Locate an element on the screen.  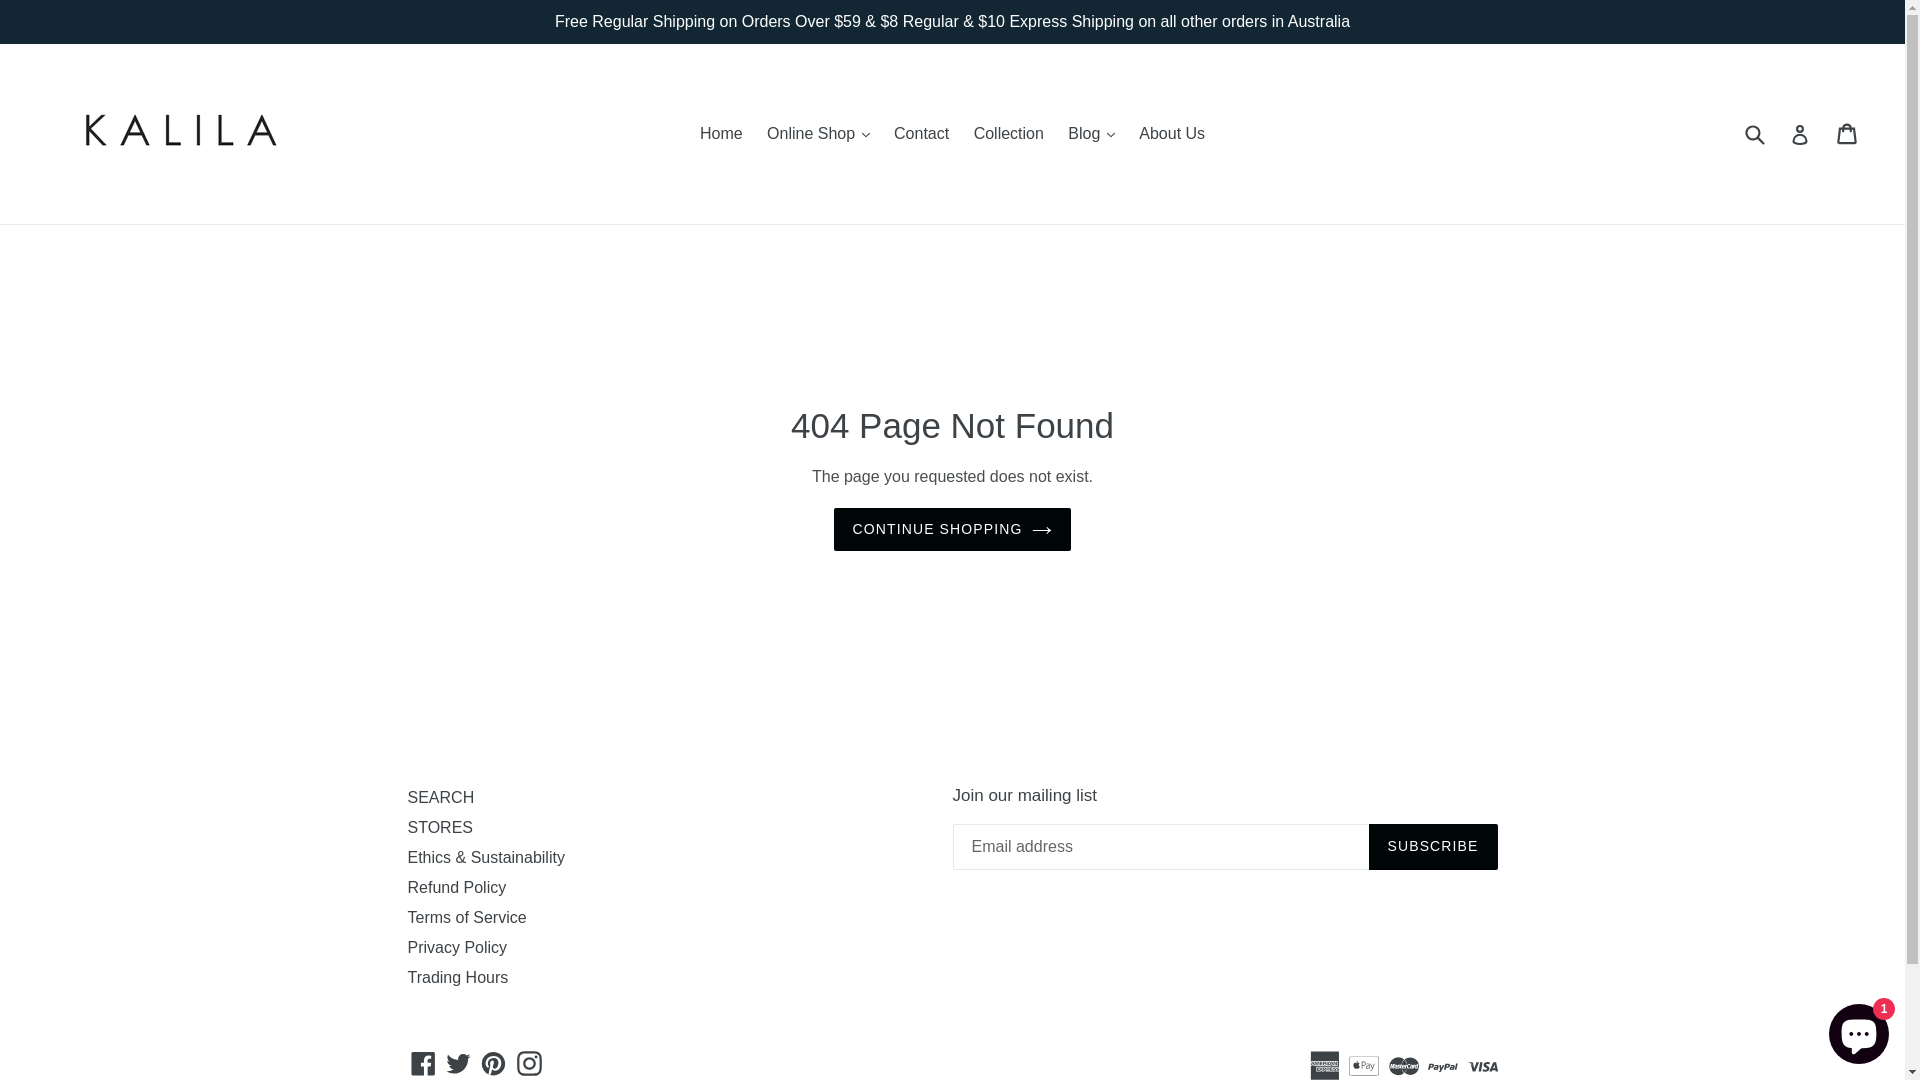
'Facebook' is located at coordinates (422, 1062).